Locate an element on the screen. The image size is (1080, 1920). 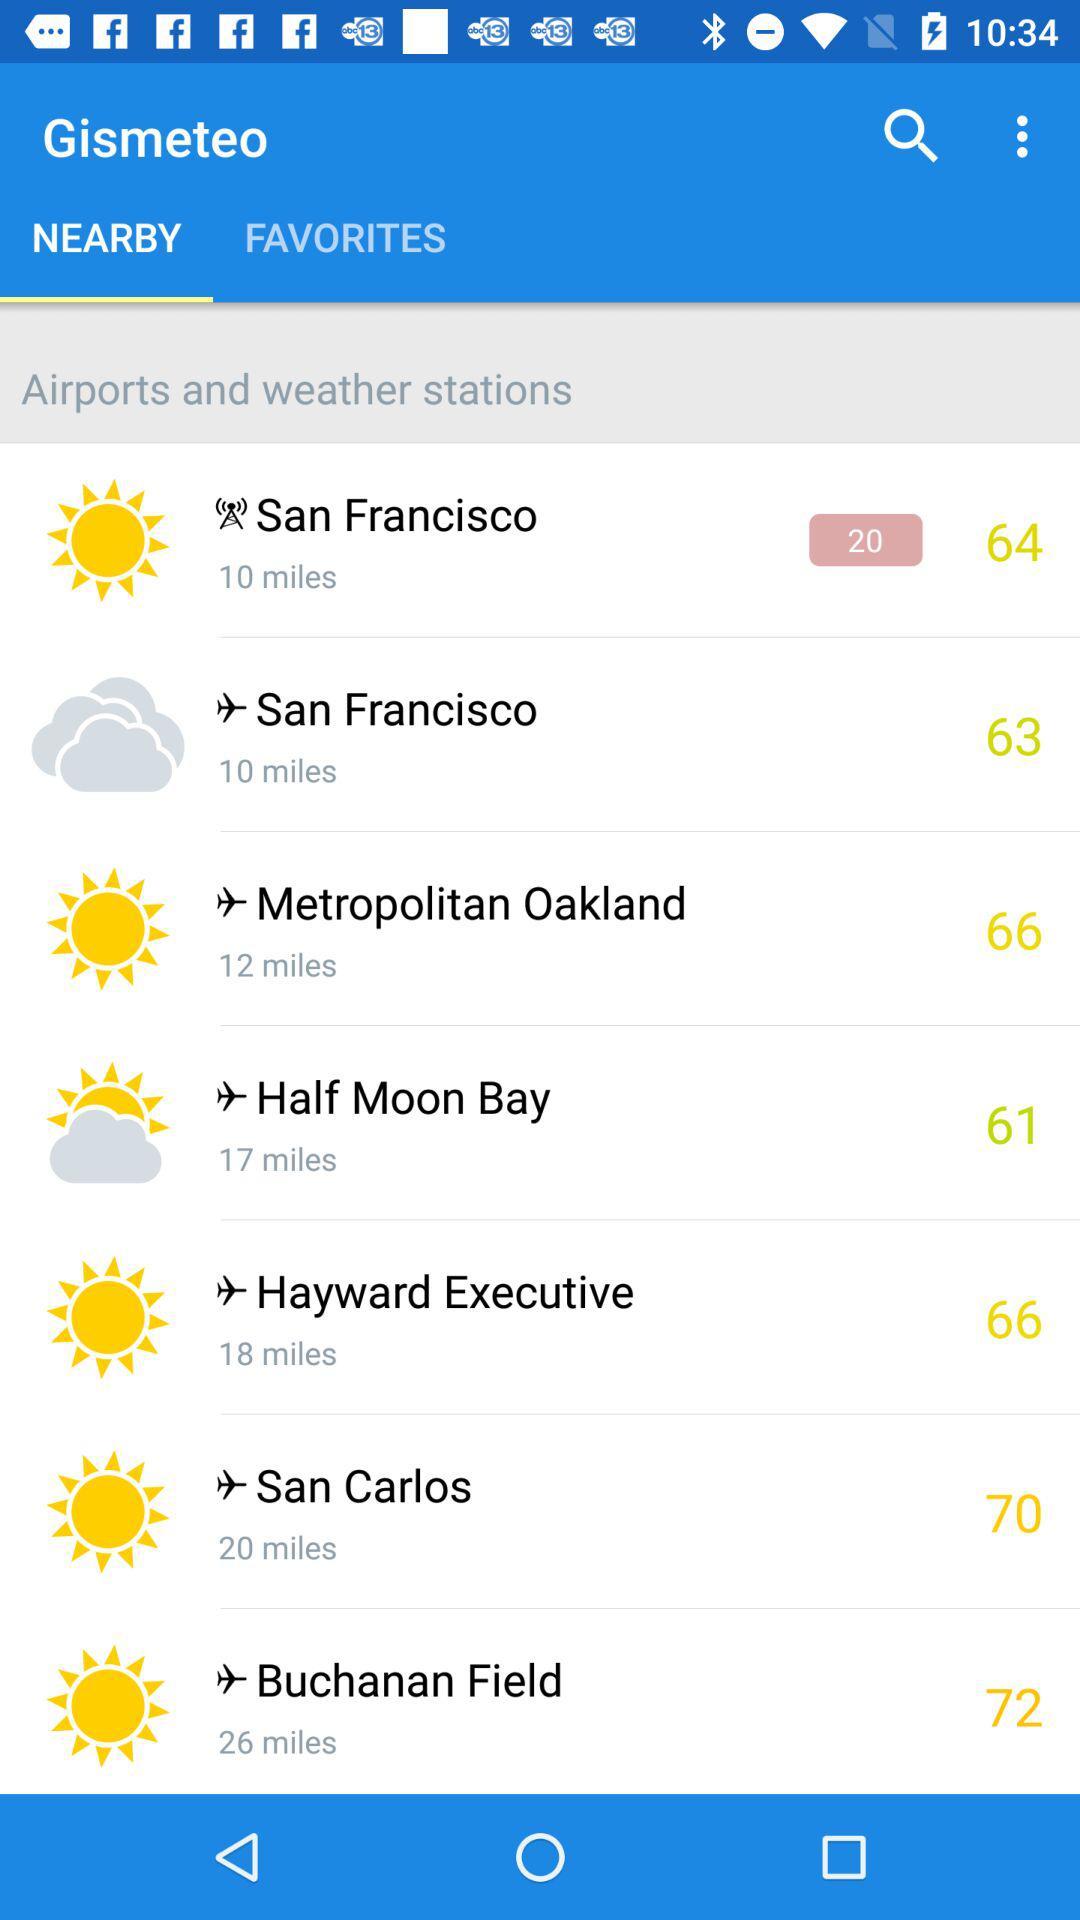
61 item is located at coordinates (1001, 1123).